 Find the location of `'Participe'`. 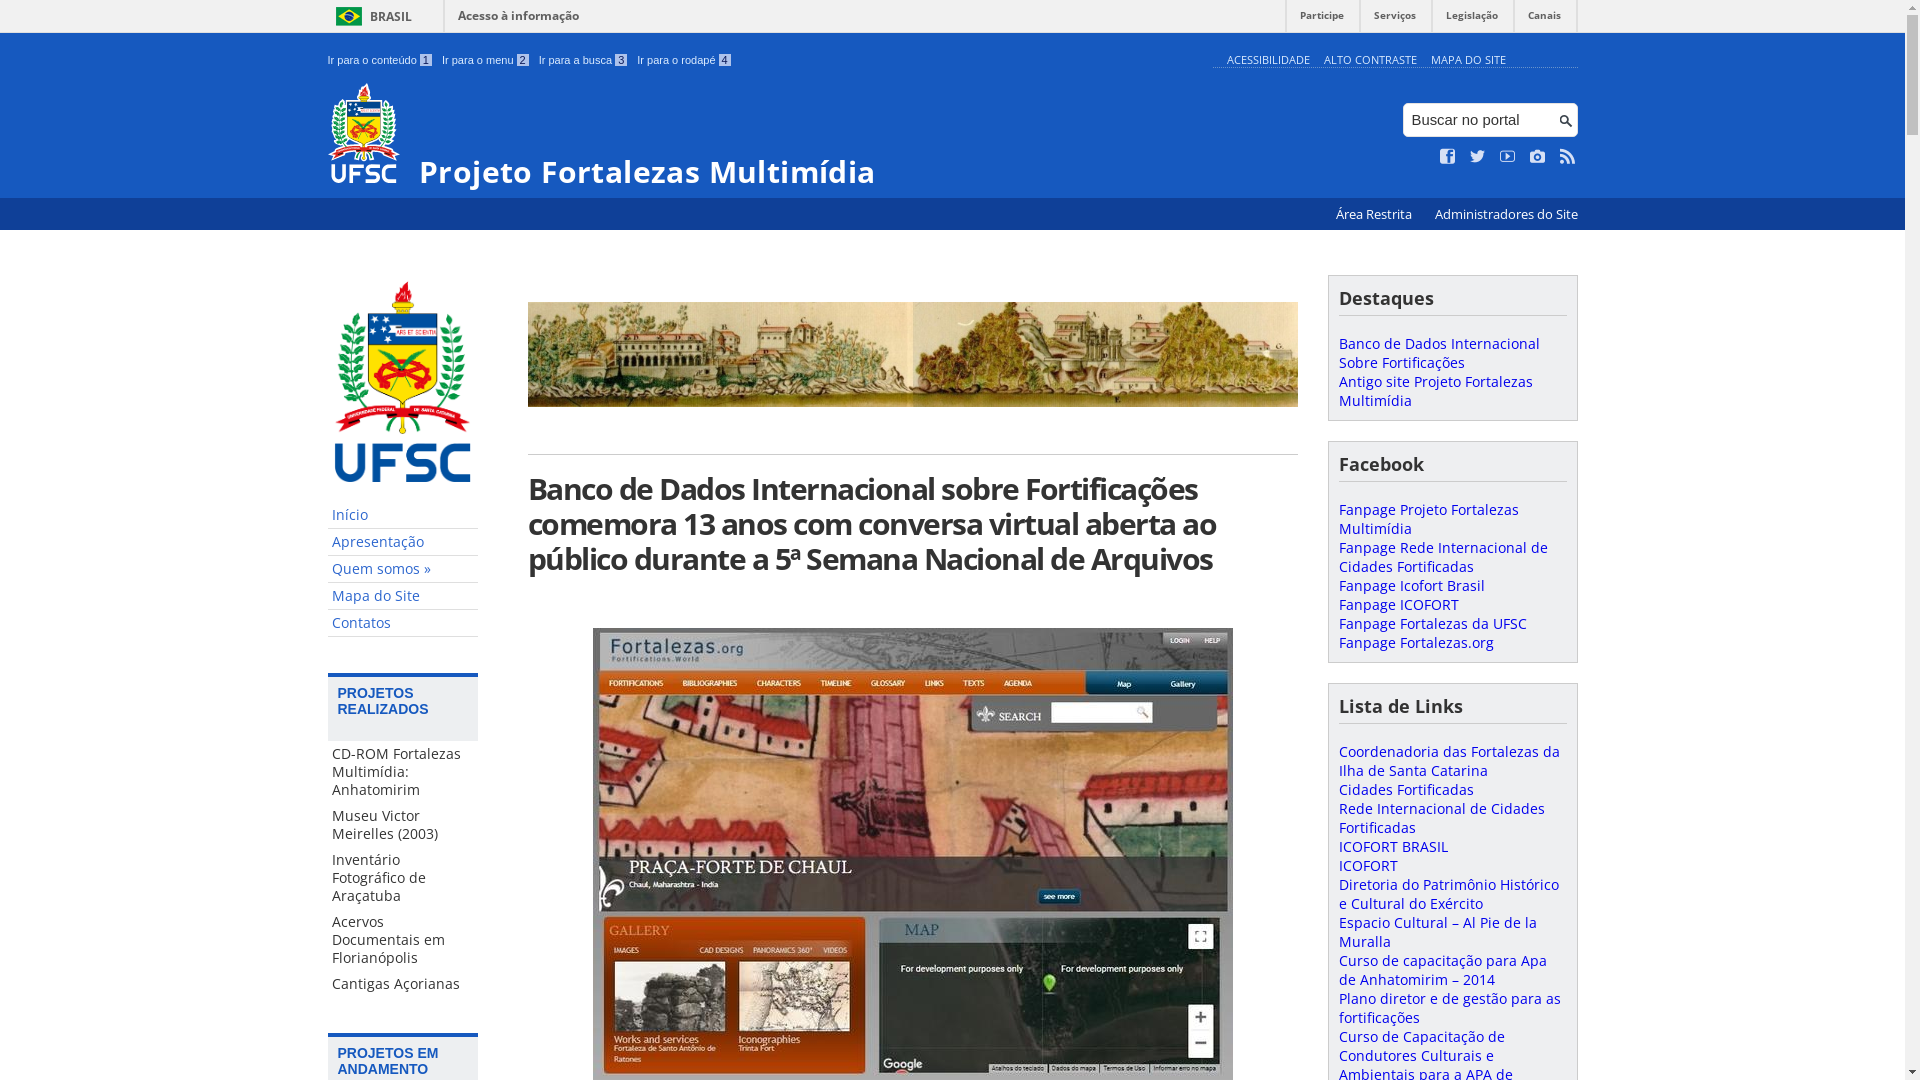

'Participe' is located at coordinates (1321, 20).